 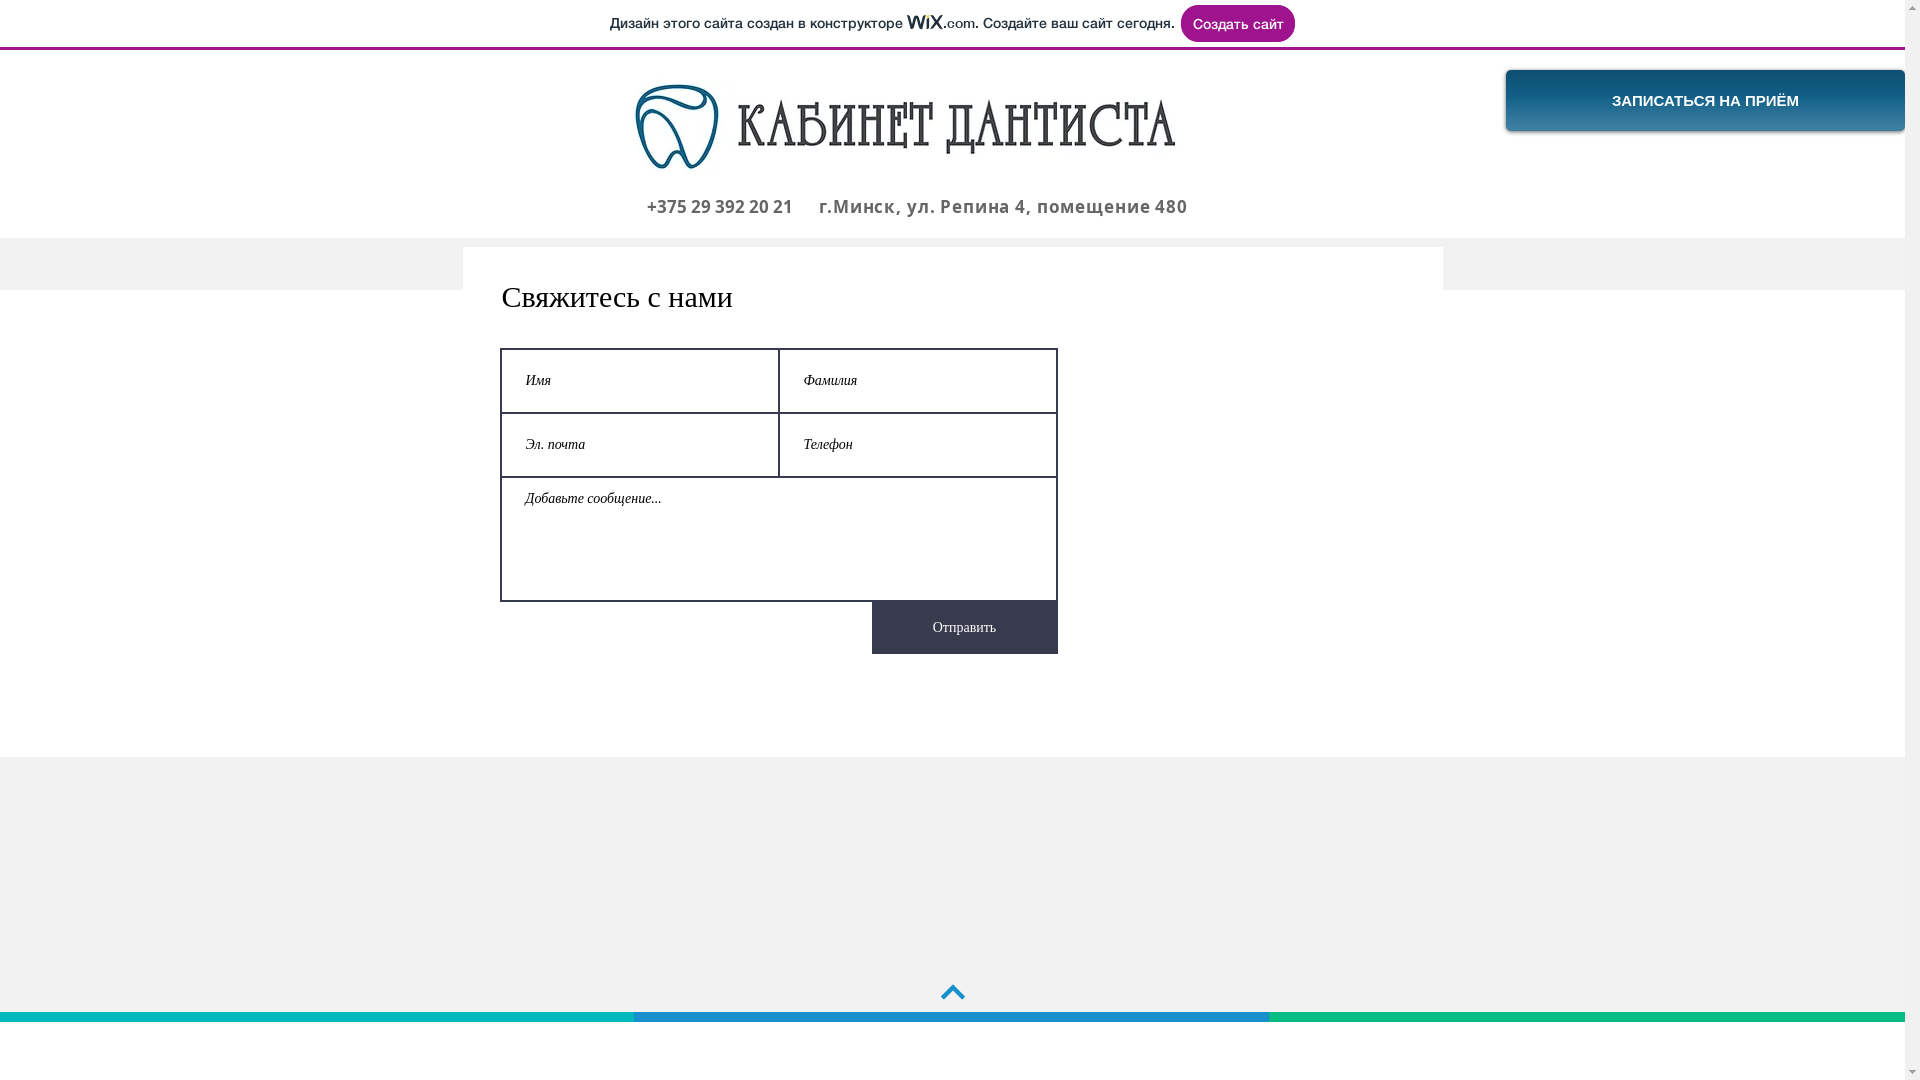 I want to click on '+375 29 392 20 21', so click(x=719, y=207).